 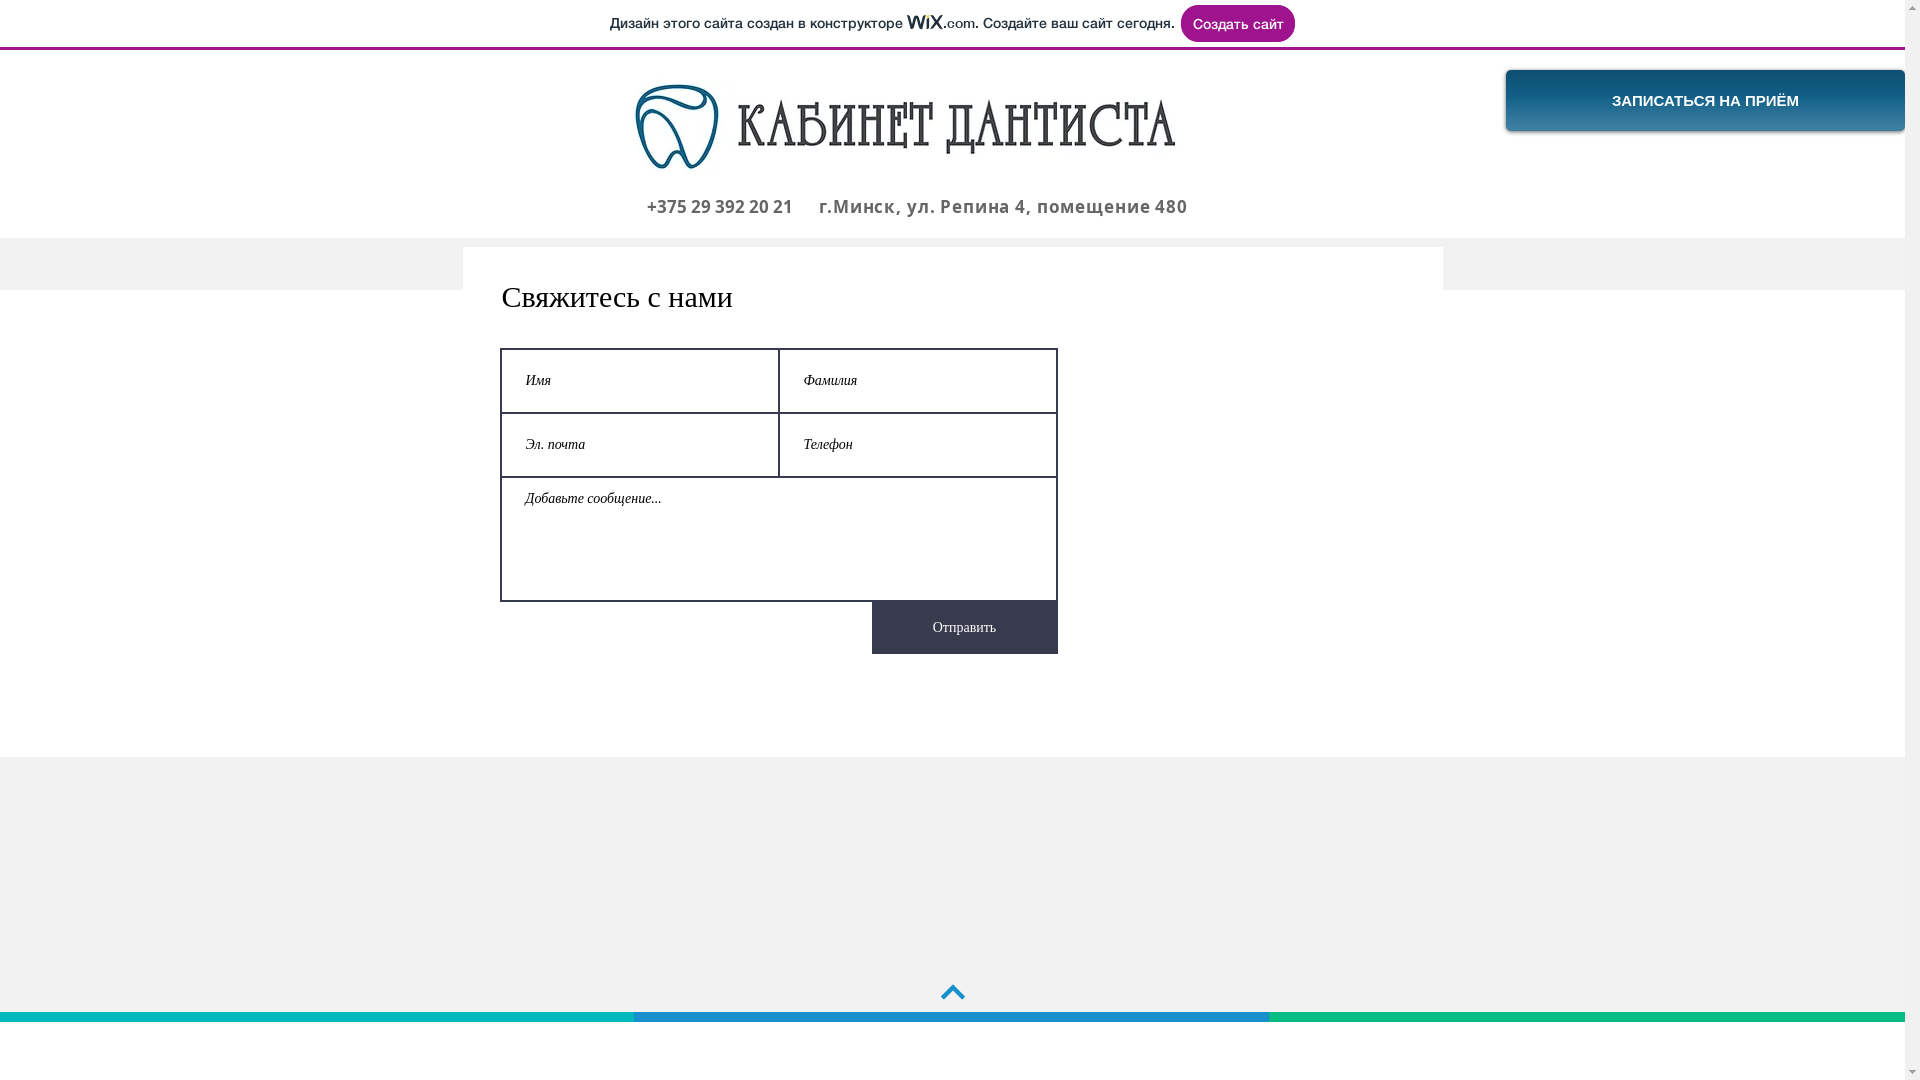 I want to click on '+375 29 392 20 21', so click(x=719, y=207).